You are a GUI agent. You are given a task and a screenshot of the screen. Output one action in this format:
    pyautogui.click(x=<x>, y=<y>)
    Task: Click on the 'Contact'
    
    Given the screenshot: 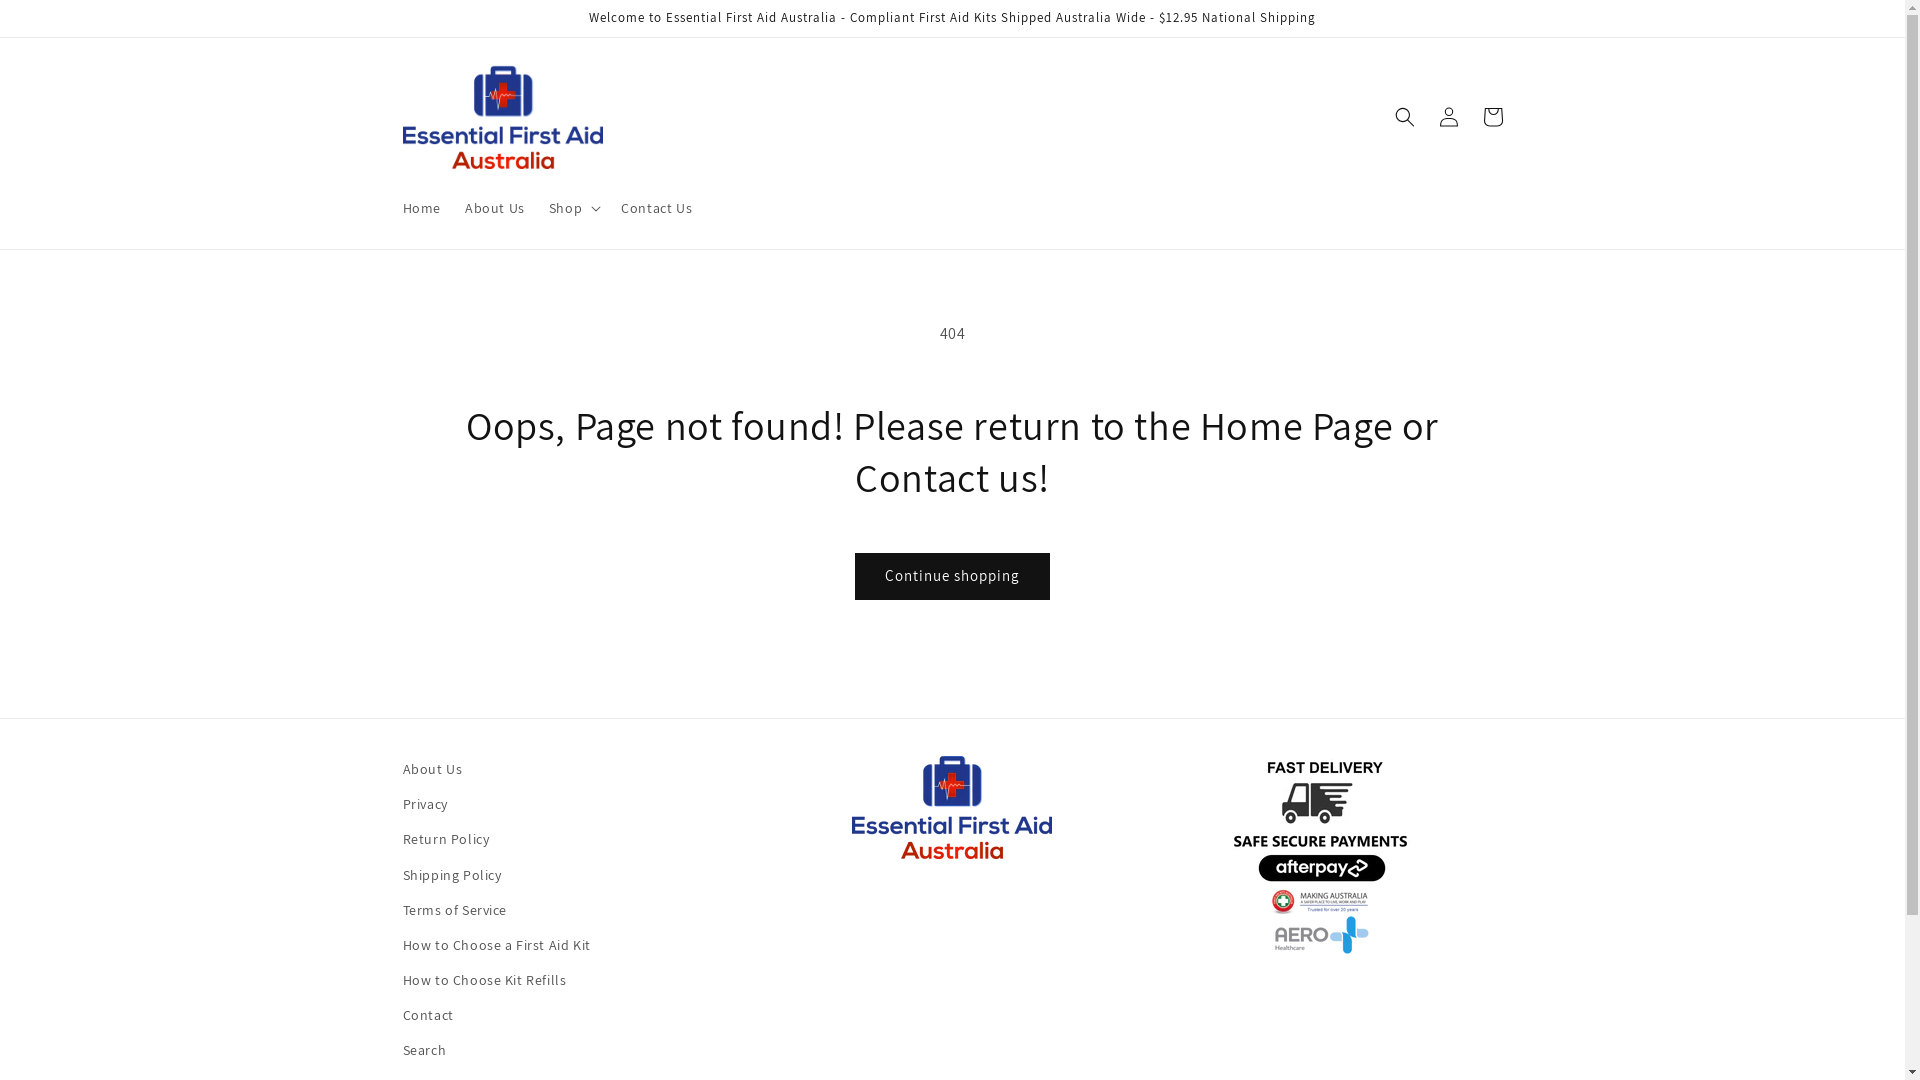 What is the action you would take?
    pyautogui.click(x=401, y=1015)
    